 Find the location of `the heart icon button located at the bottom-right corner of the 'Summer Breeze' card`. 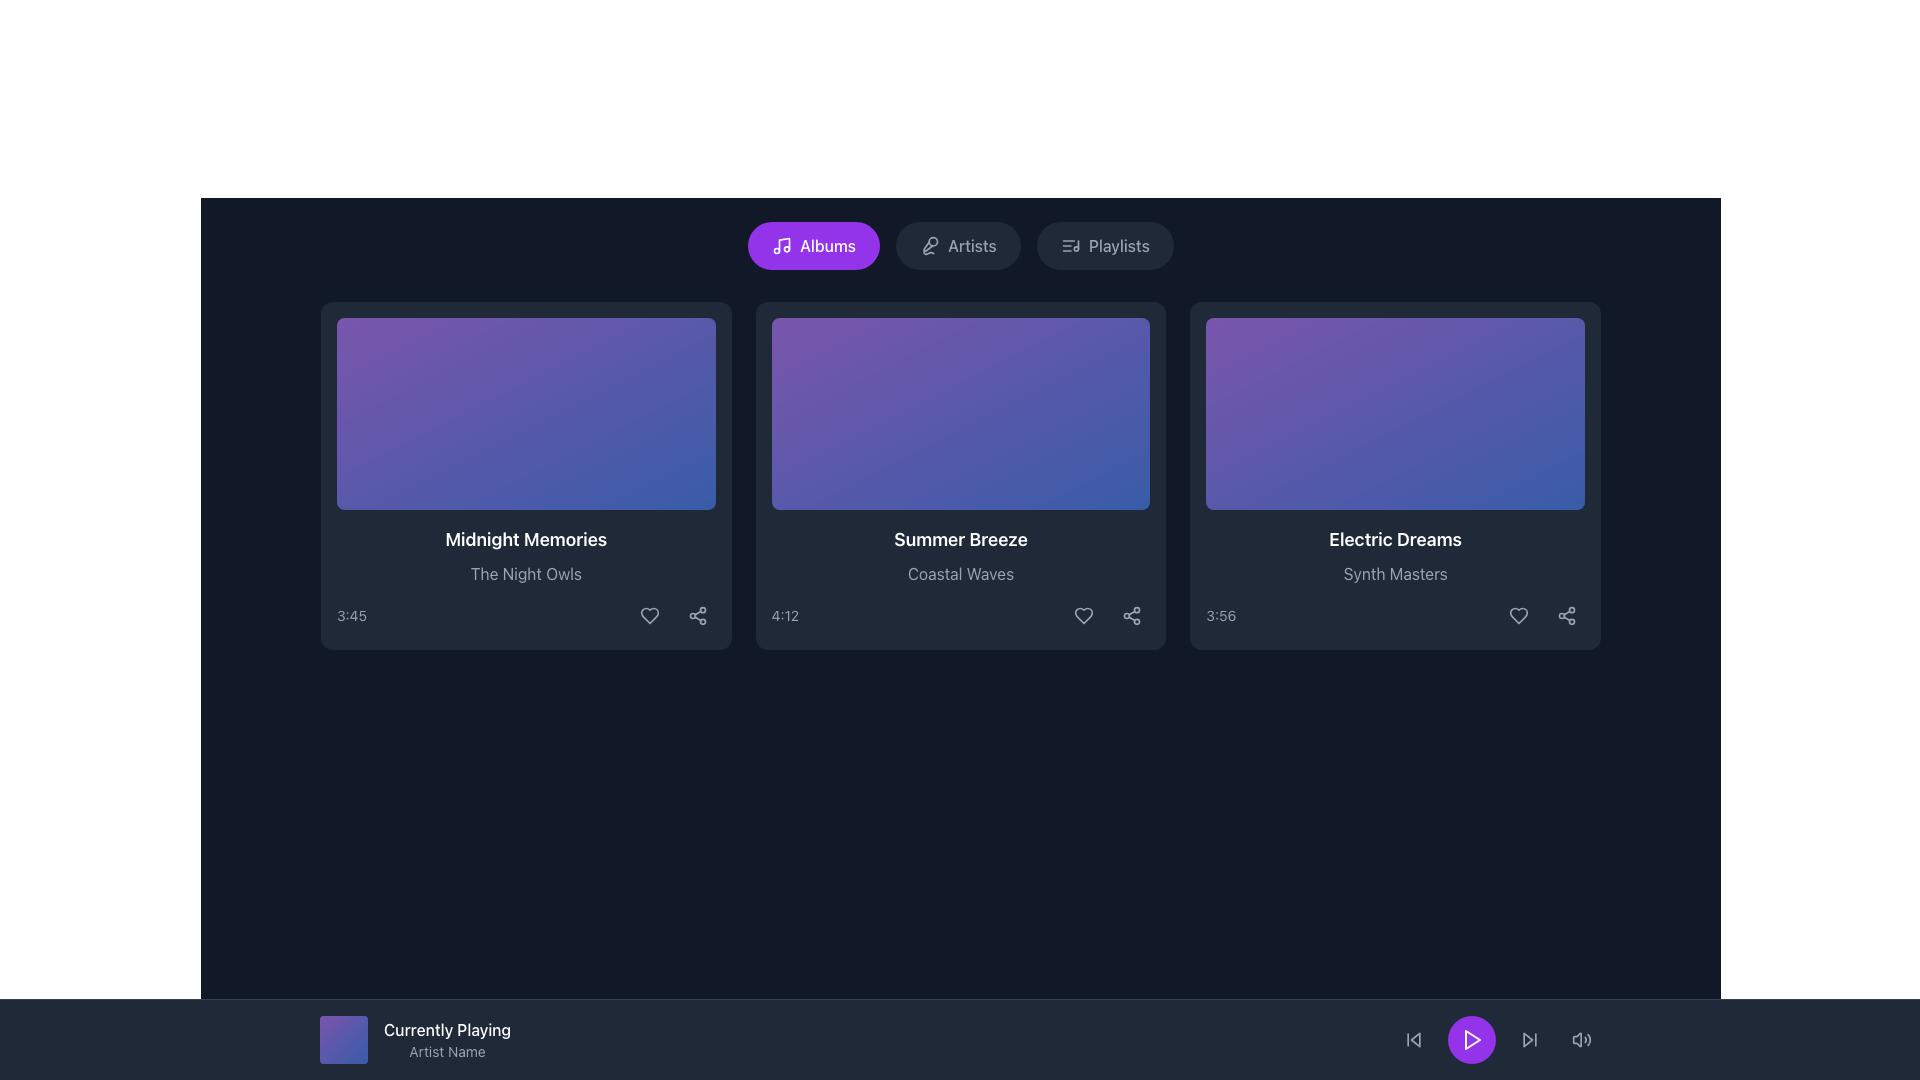

the heart icon button located at the bottom-right corner of the 'Summer Breeze' card is located at coordinates (1083, 615).